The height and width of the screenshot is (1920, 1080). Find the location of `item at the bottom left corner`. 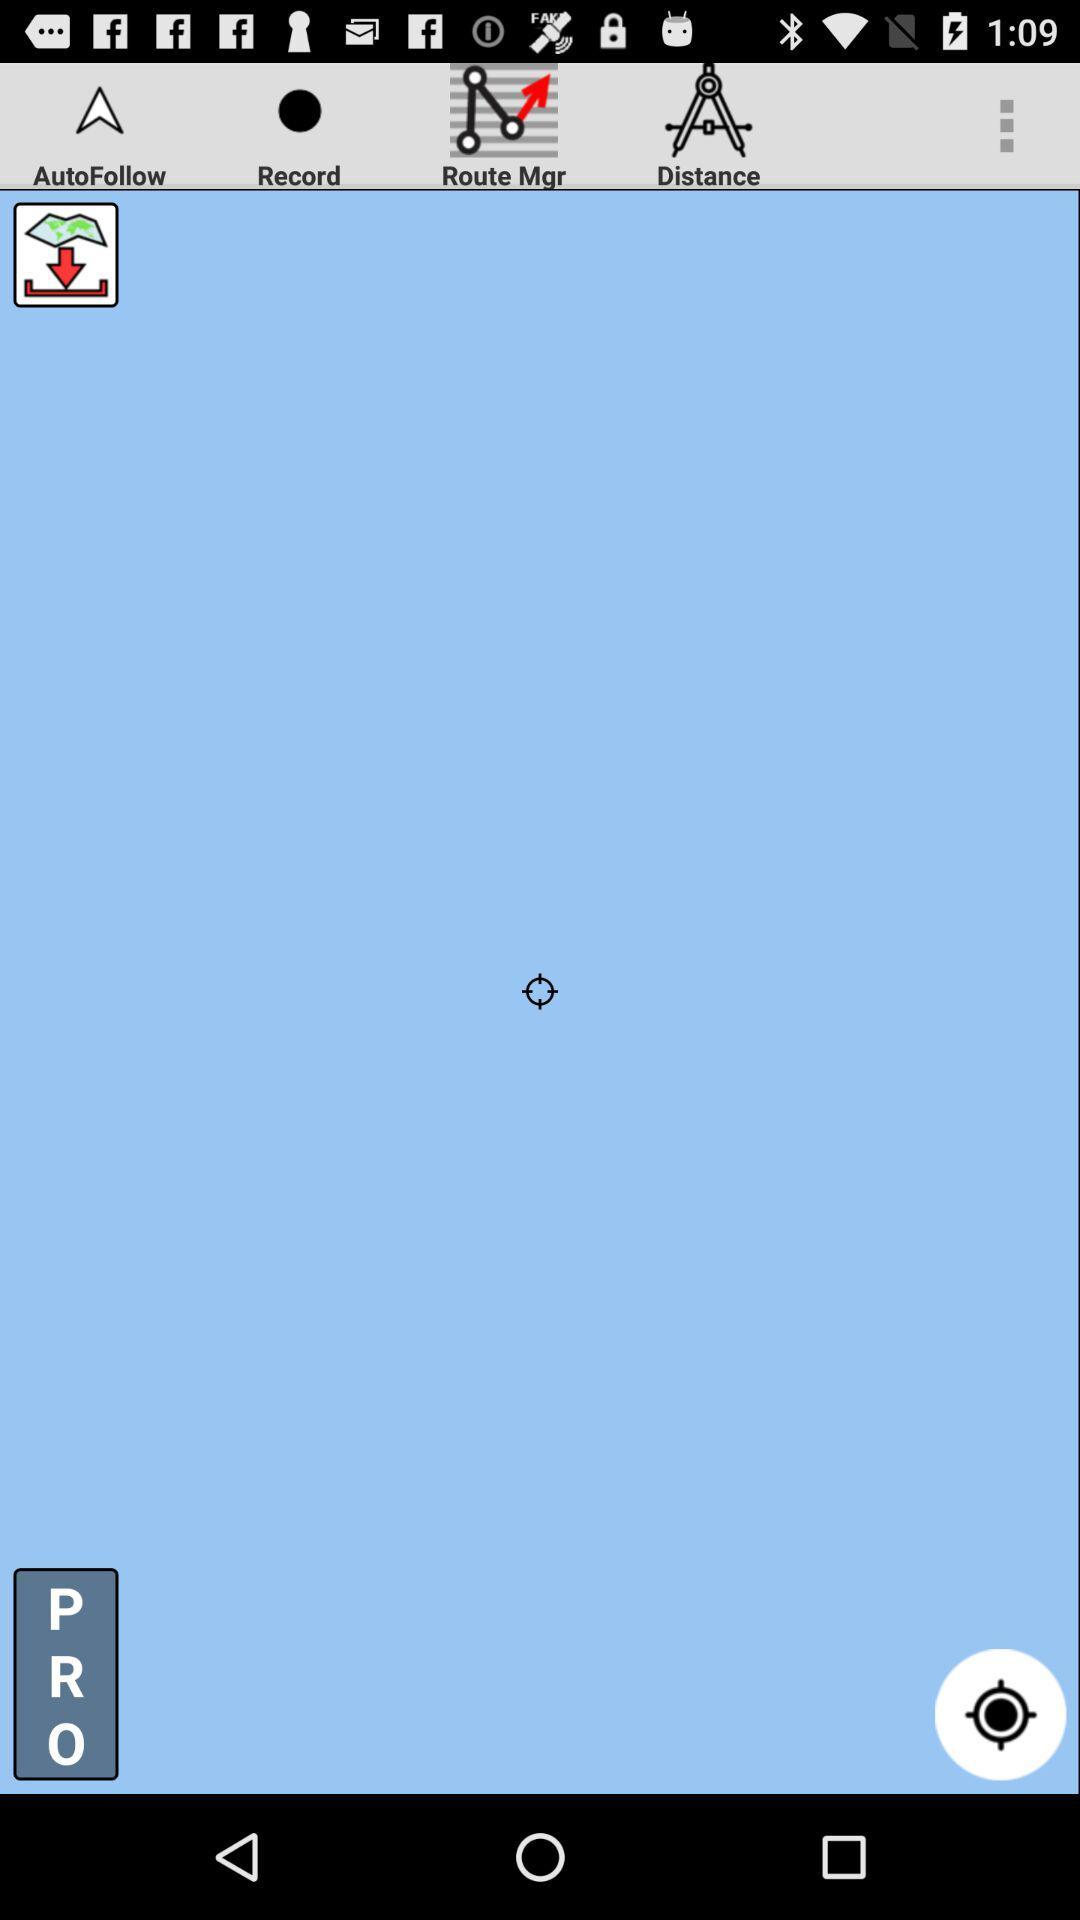

item at the bottom left corner is located at coordinates (64, 1674).